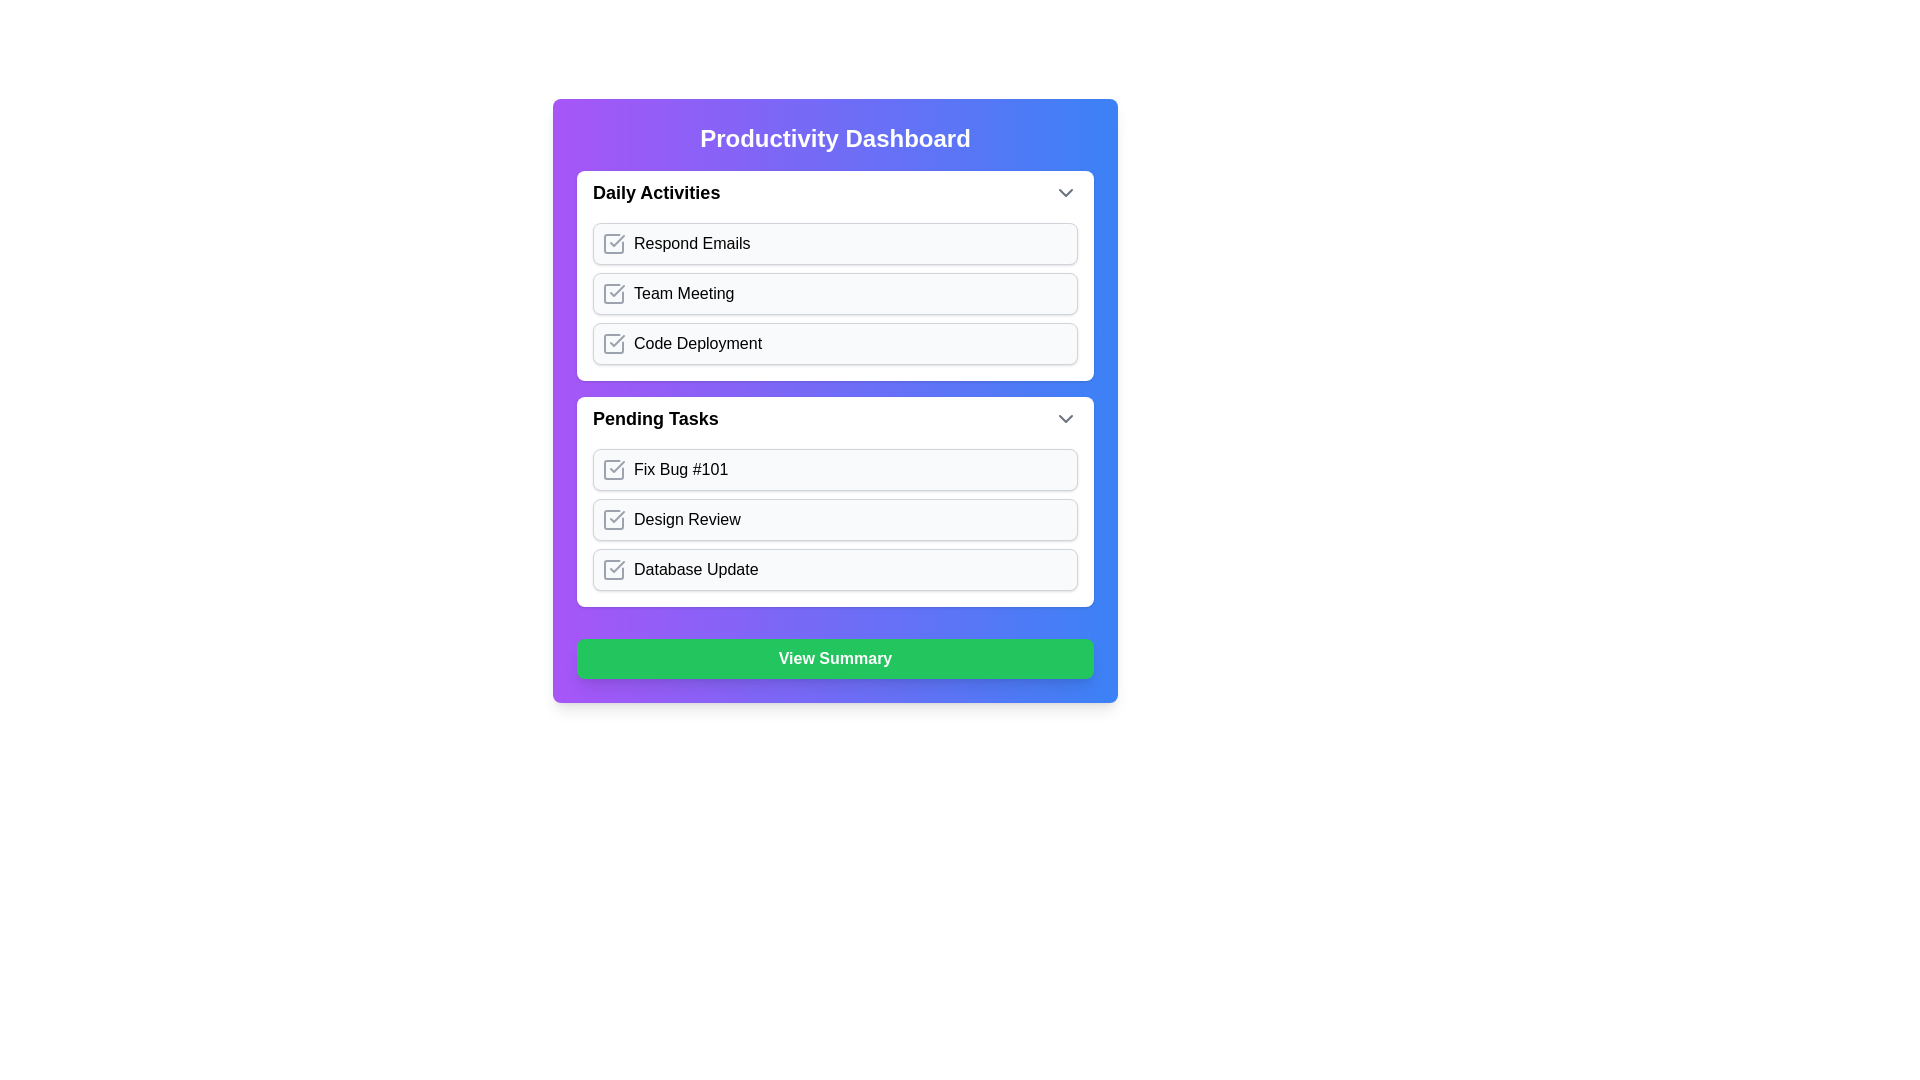 The height and width of the screenshot is (1080, 1920). Describe the element at coordinates (835, 519) in the screenshot. I see `the List item with a checkbox labeled 'Design Review' to observe any animation effects` at that location.